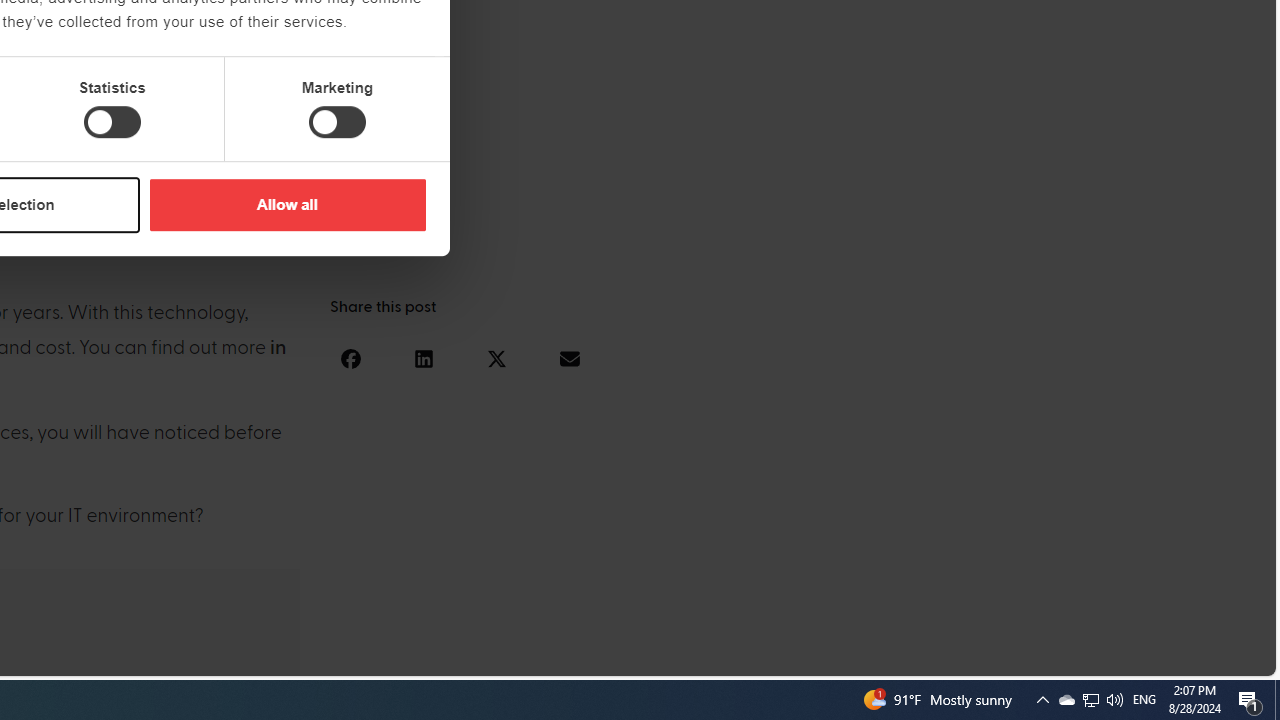 Image resolution: width=1280 pixels, height=720 pixels. I want to click on 'Allow all', so click(286, 204).